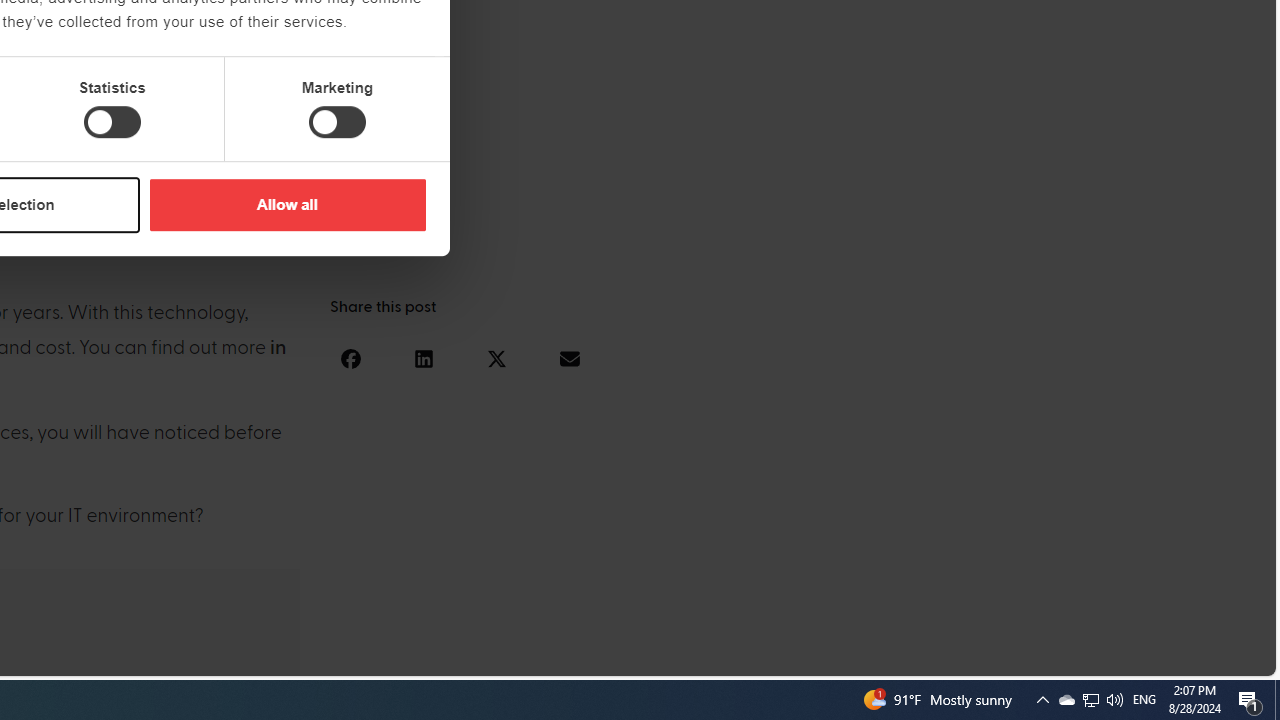 Image resolution: width=1280 pixels, height=720 pixels. I want to click on 'Allow all', so click(286, 204).